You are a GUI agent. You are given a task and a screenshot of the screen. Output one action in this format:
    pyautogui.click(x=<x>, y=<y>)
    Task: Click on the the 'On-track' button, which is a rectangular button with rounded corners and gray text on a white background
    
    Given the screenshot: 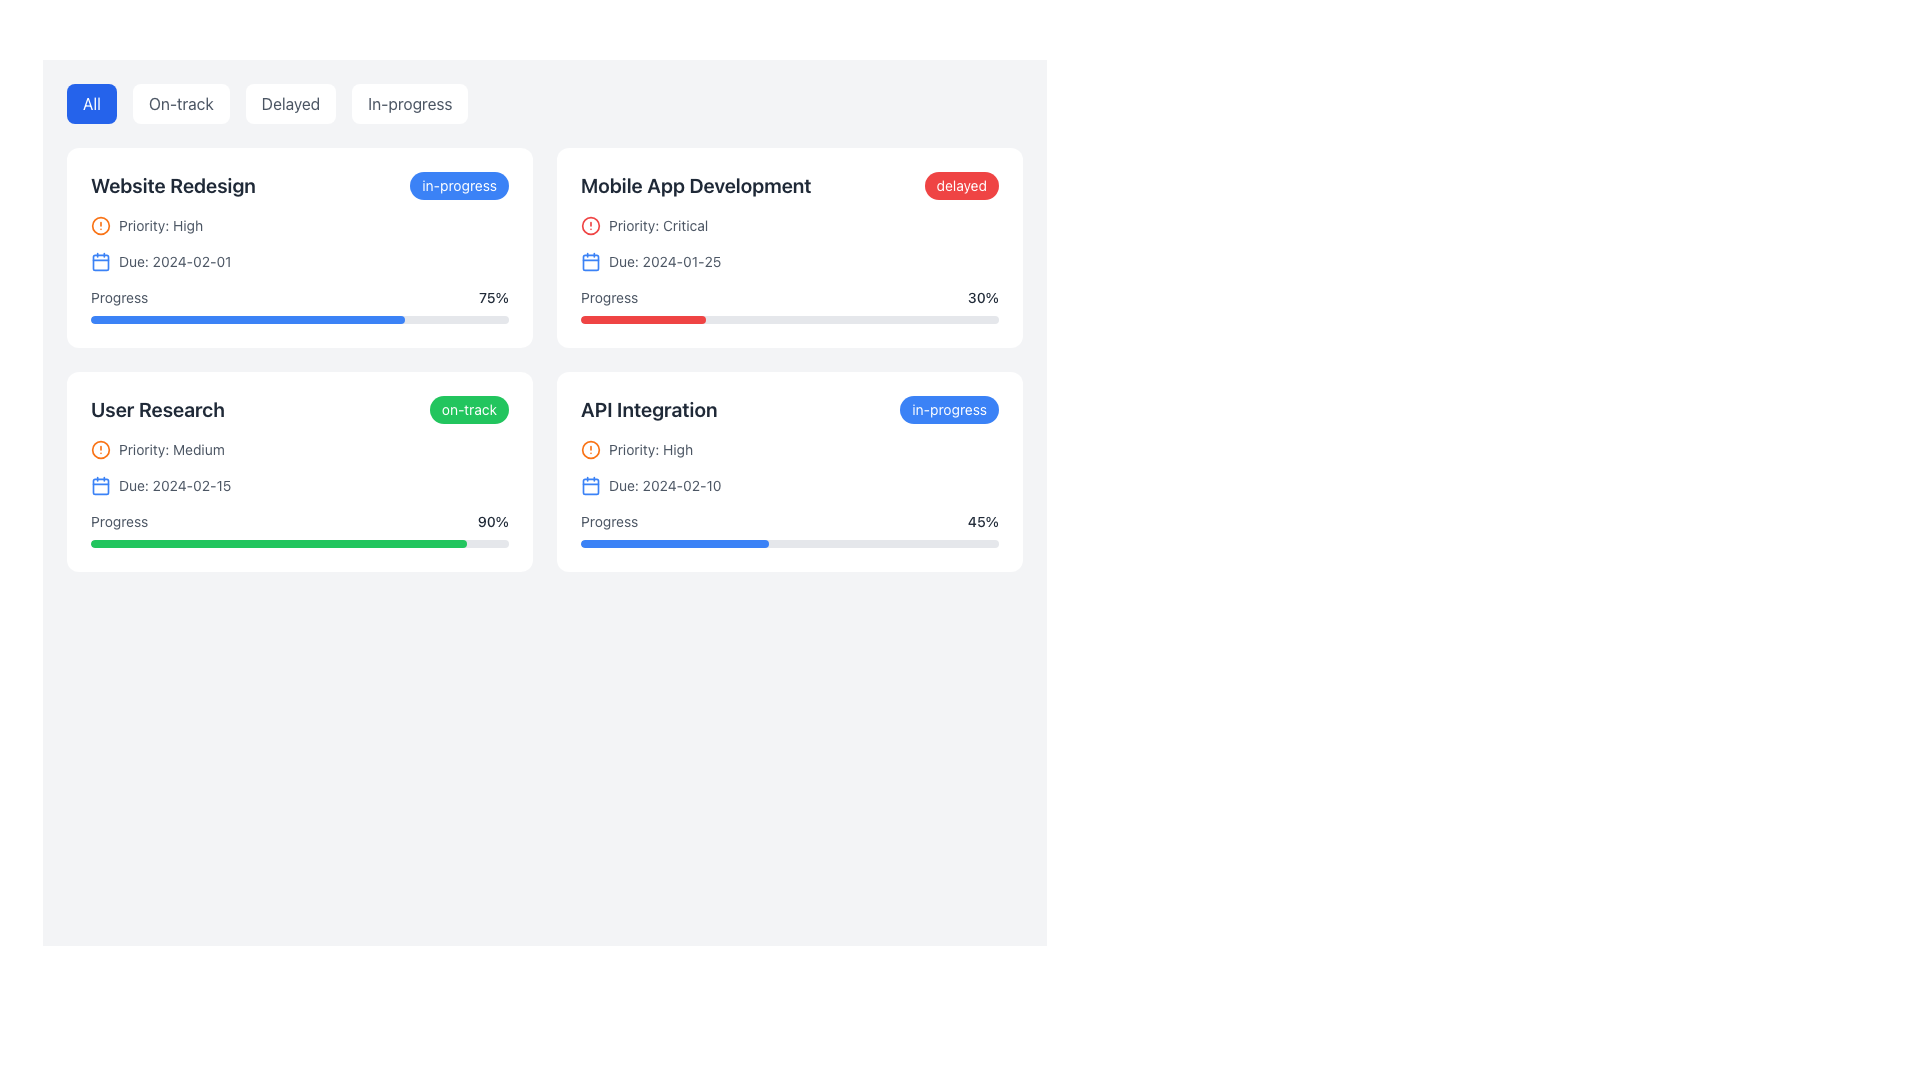 What is the action you would take?
    pyautogui.click(x=181, y=104)
    